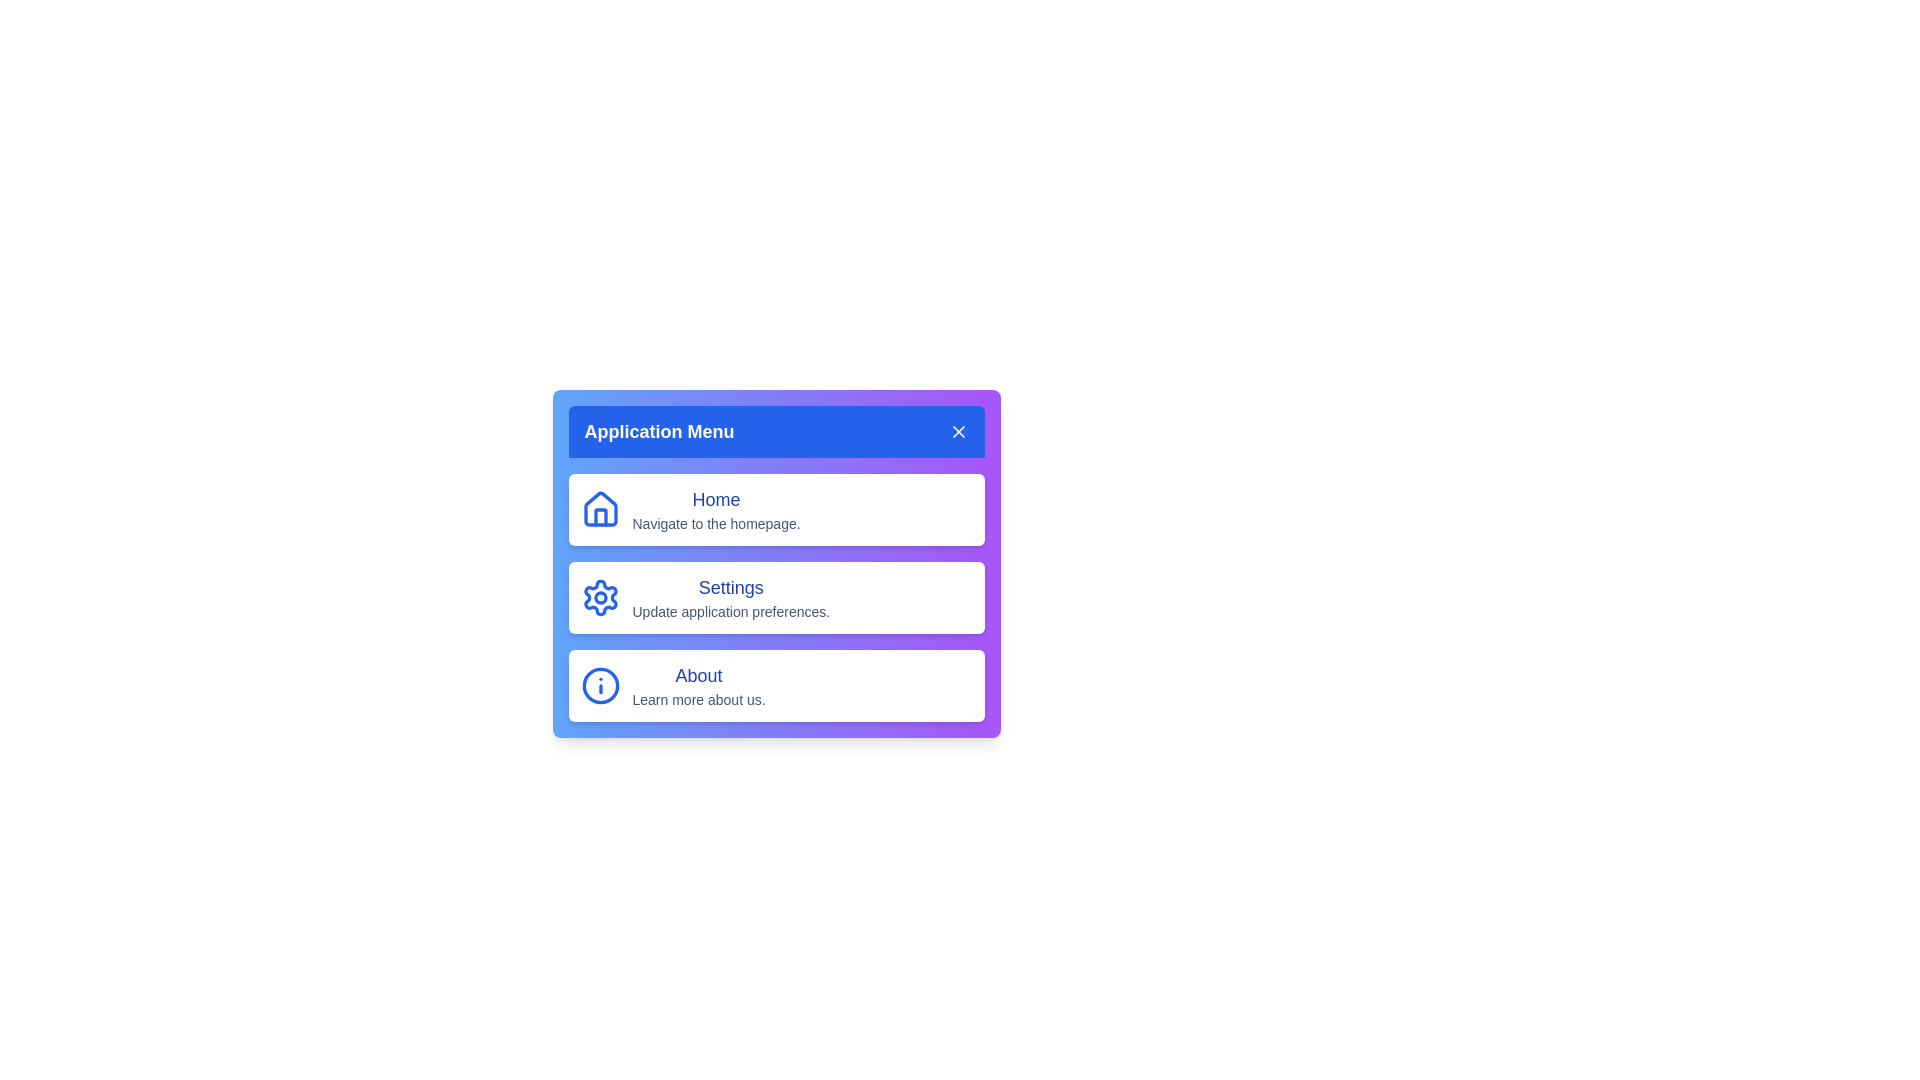 The width and height of the screenshot is (1920, 1080). Describe the element at coordinates (716, 523) in the screenshot. I see `the description of the Home menu item` at that location.